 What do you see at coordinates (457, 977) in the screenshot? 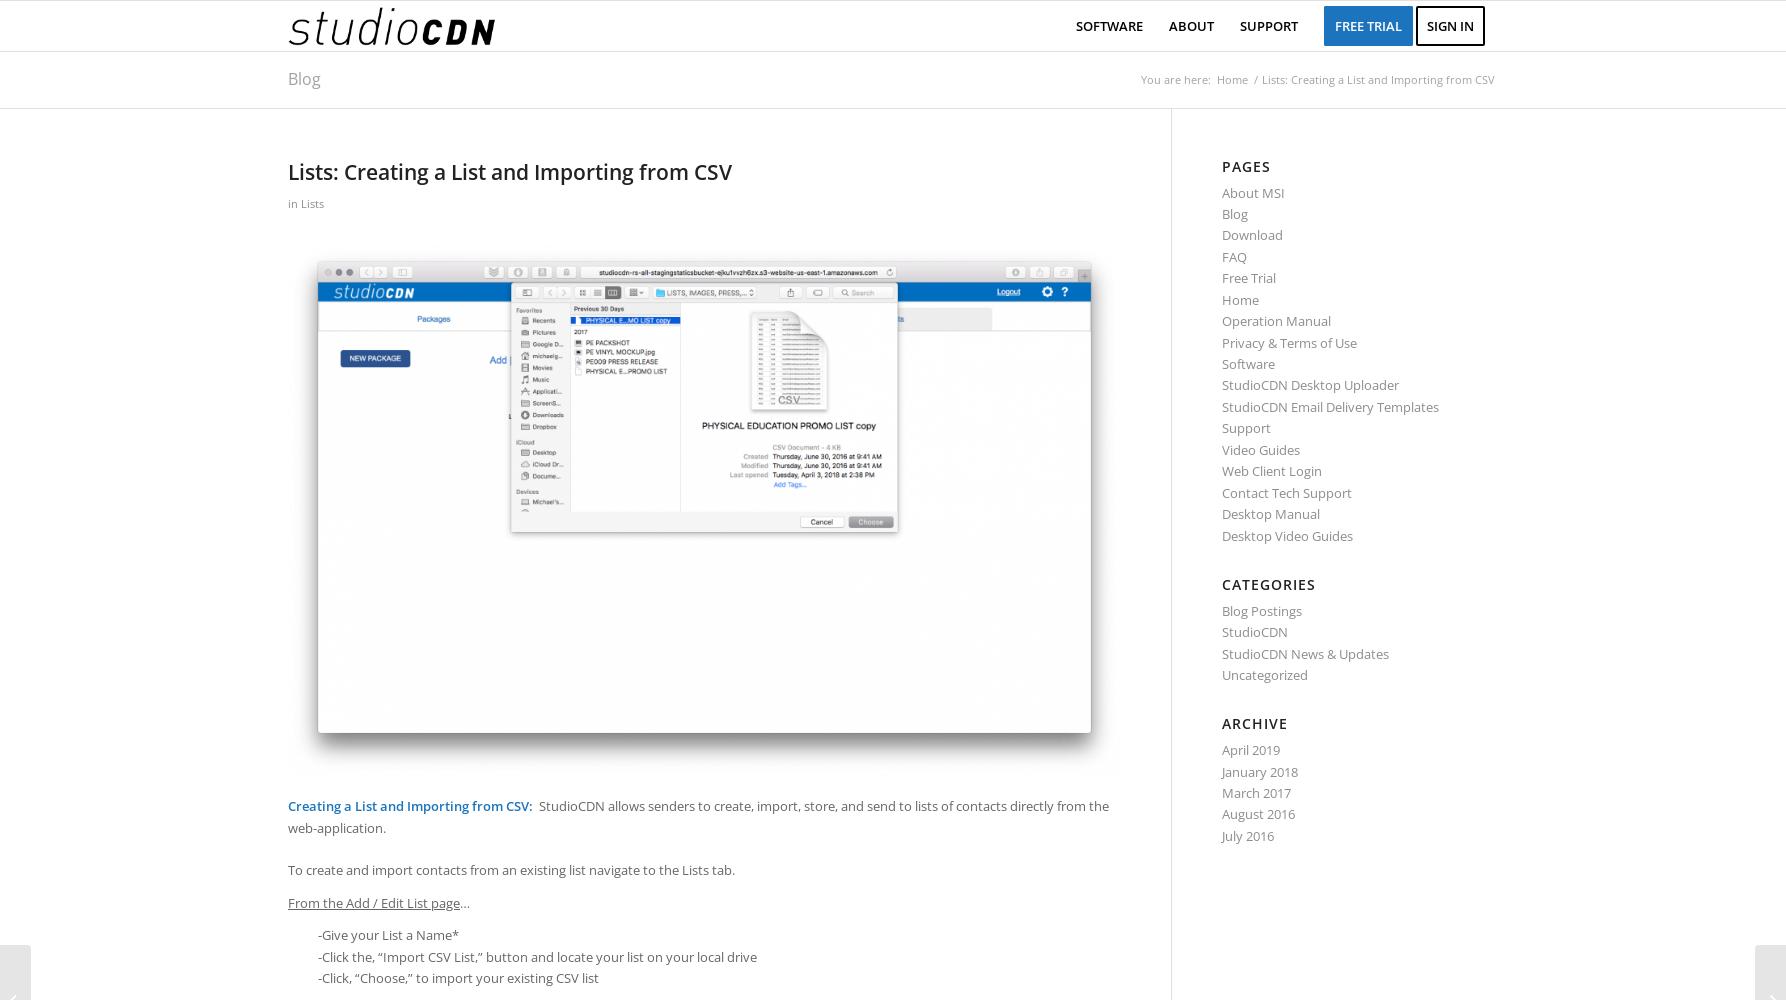
I see `'-Click, “Choose,” to import your existing CSV list'` at bounding box center [457, 977].